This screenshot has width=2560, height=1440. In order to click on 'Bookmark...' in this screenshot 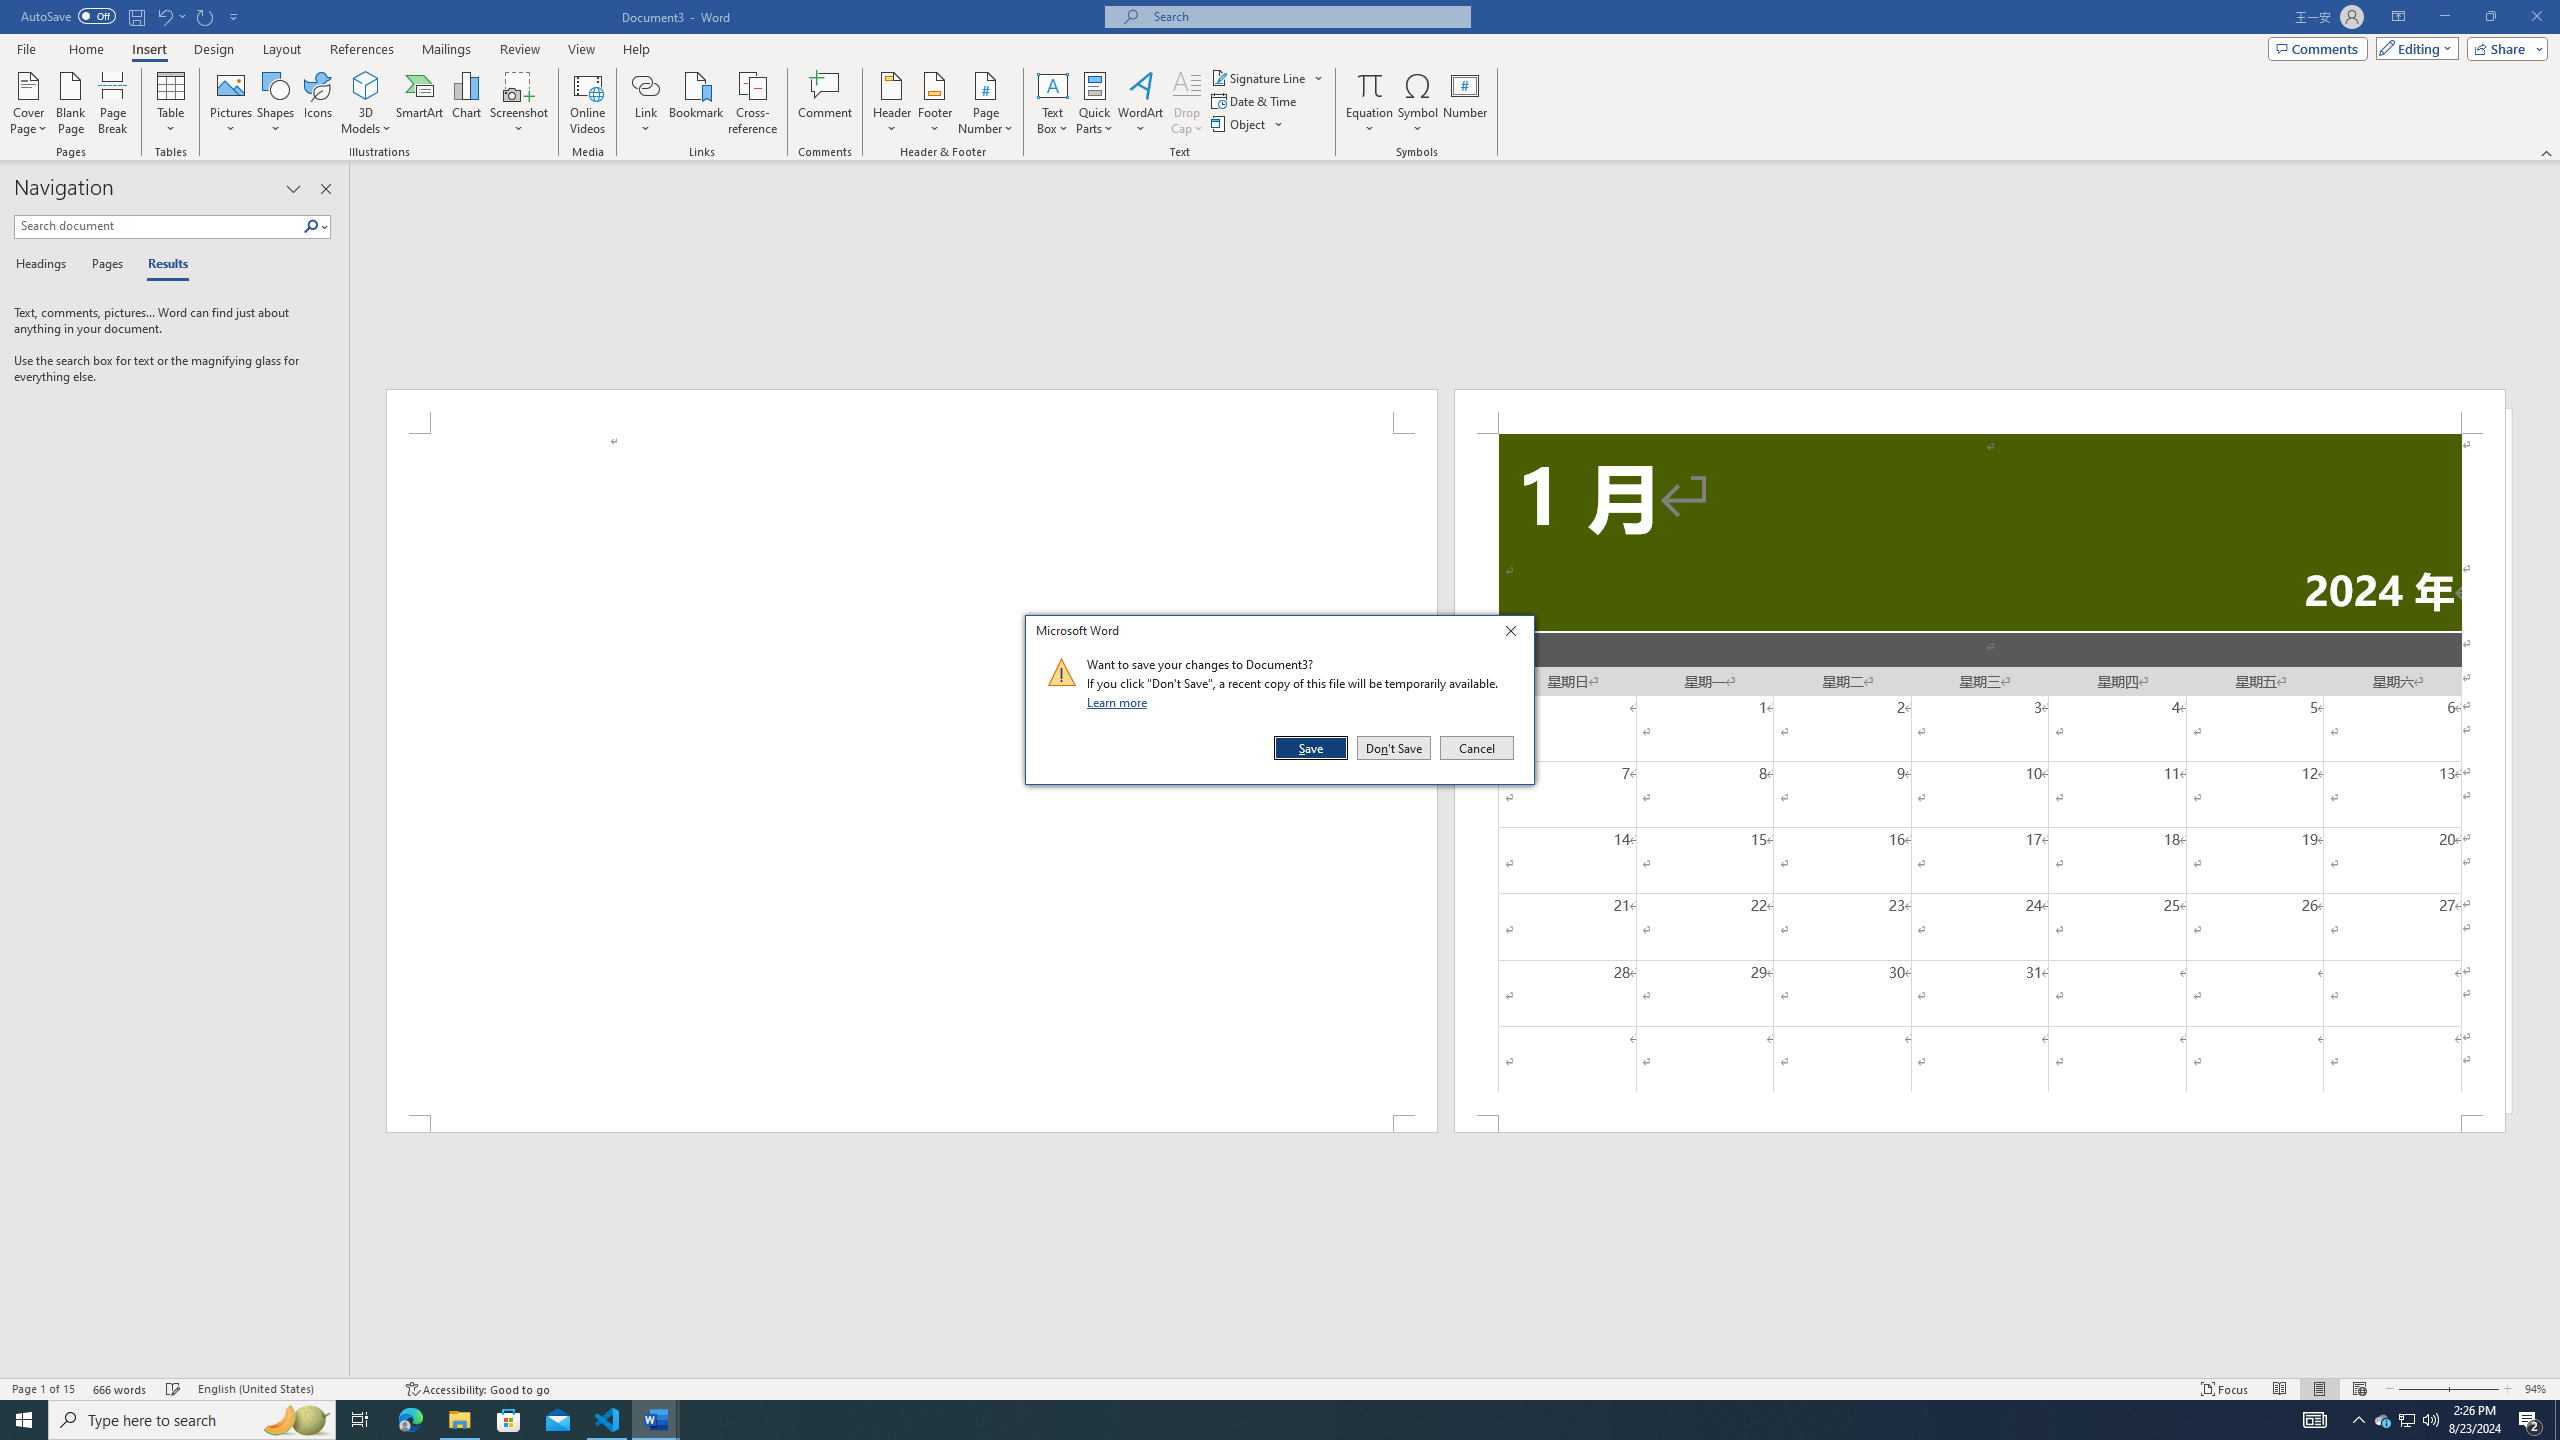, I will do `click(697, 103)`.